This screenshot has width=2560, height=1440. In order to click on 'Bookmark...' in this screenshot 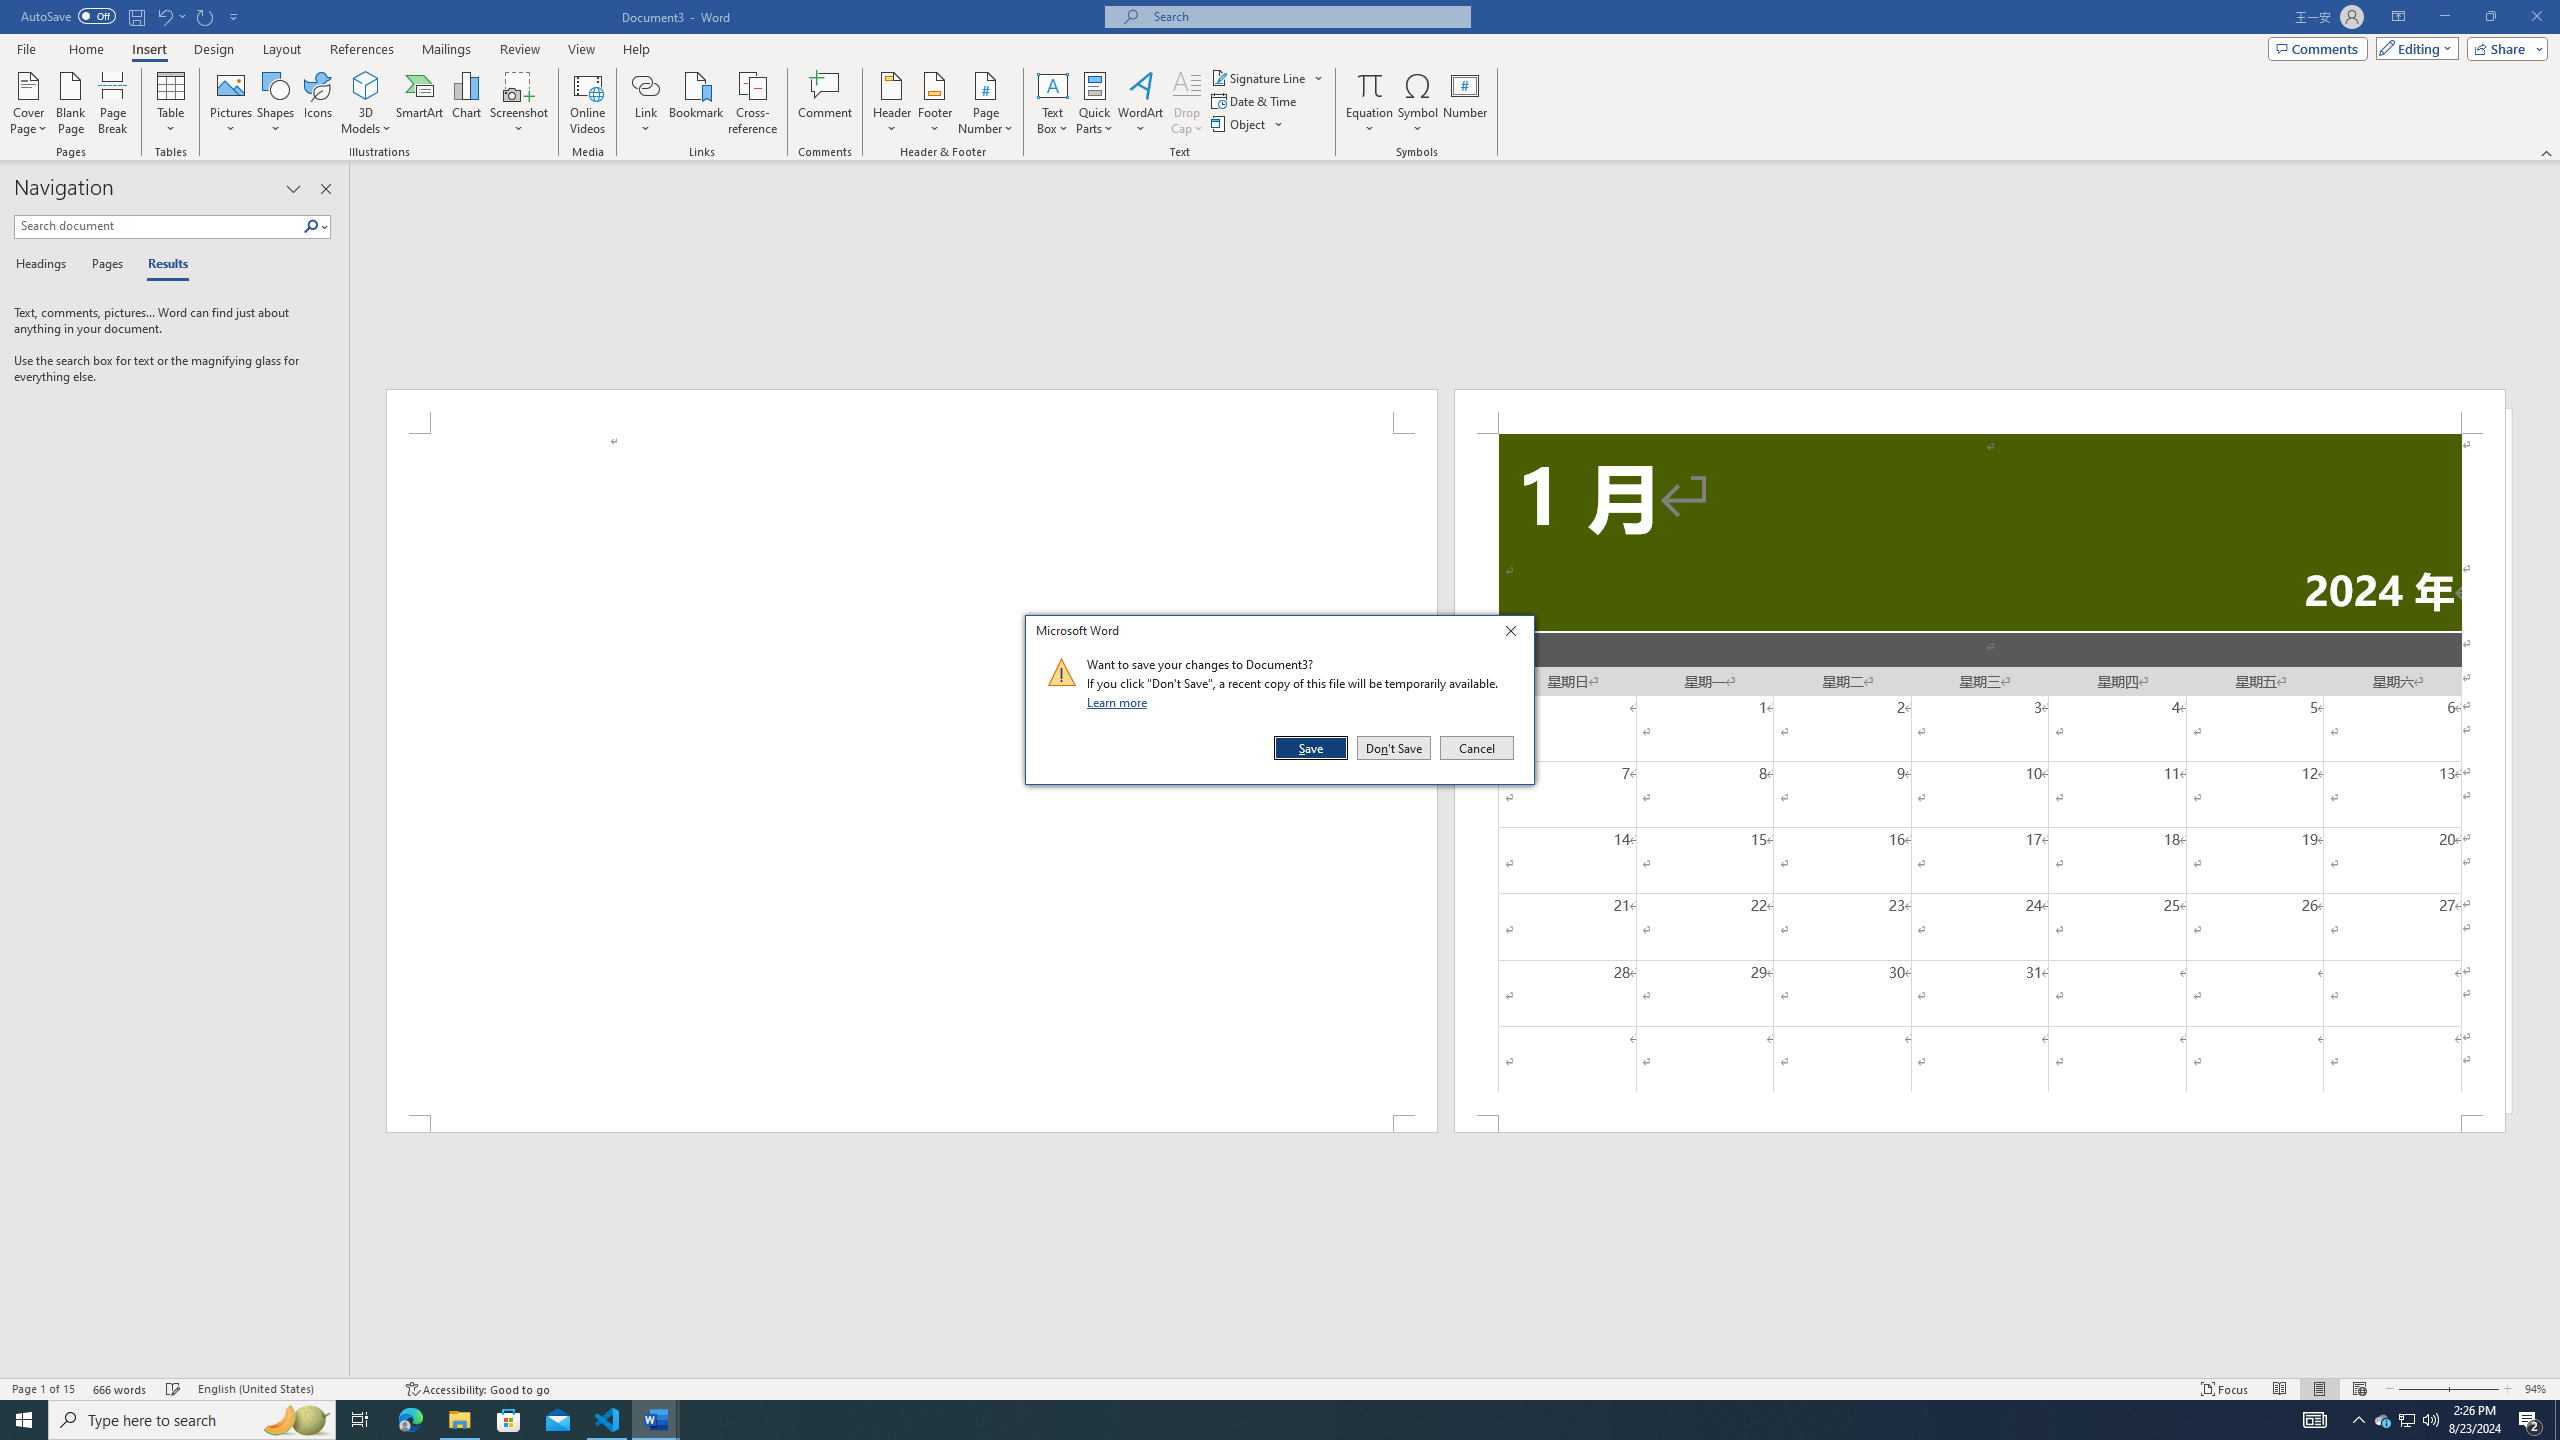, I will do `click(697, 103)`.